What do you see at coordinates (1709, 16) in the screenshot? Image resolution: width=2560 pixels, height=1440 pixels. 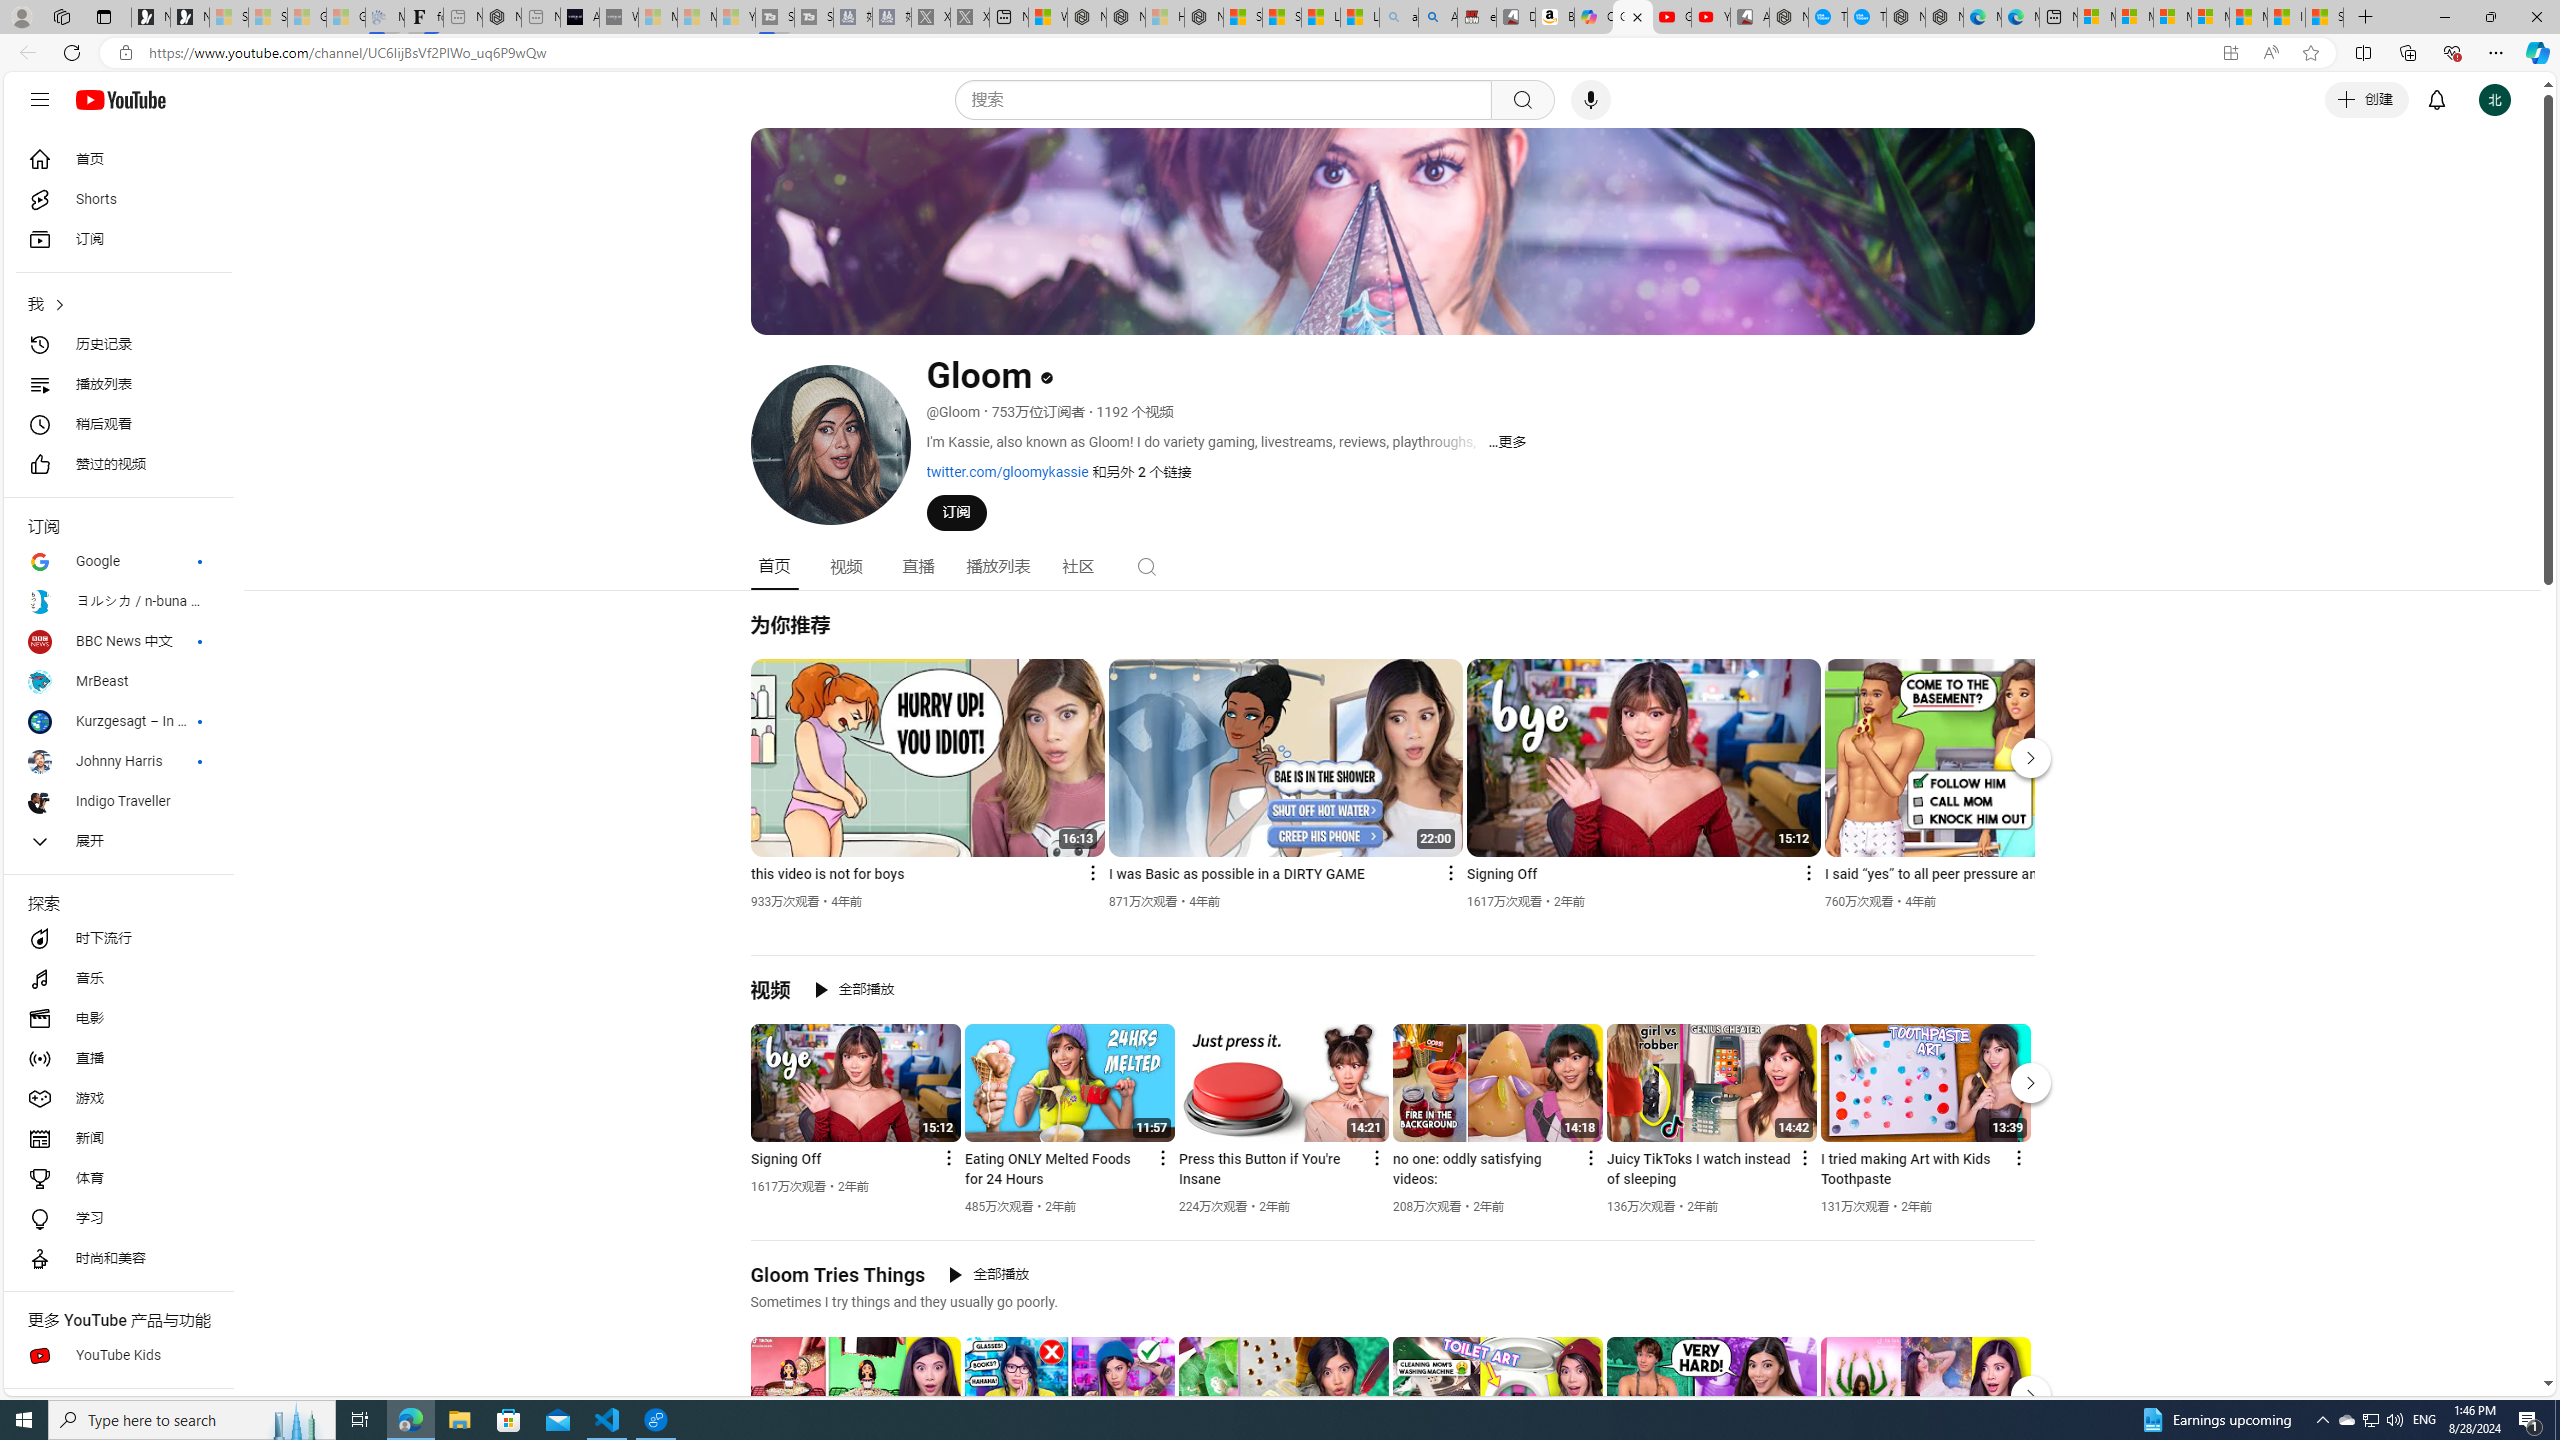 I see `'YouTube Kids - An App Created for Kids to Explore Content'` at bounding box center [1709, 16].